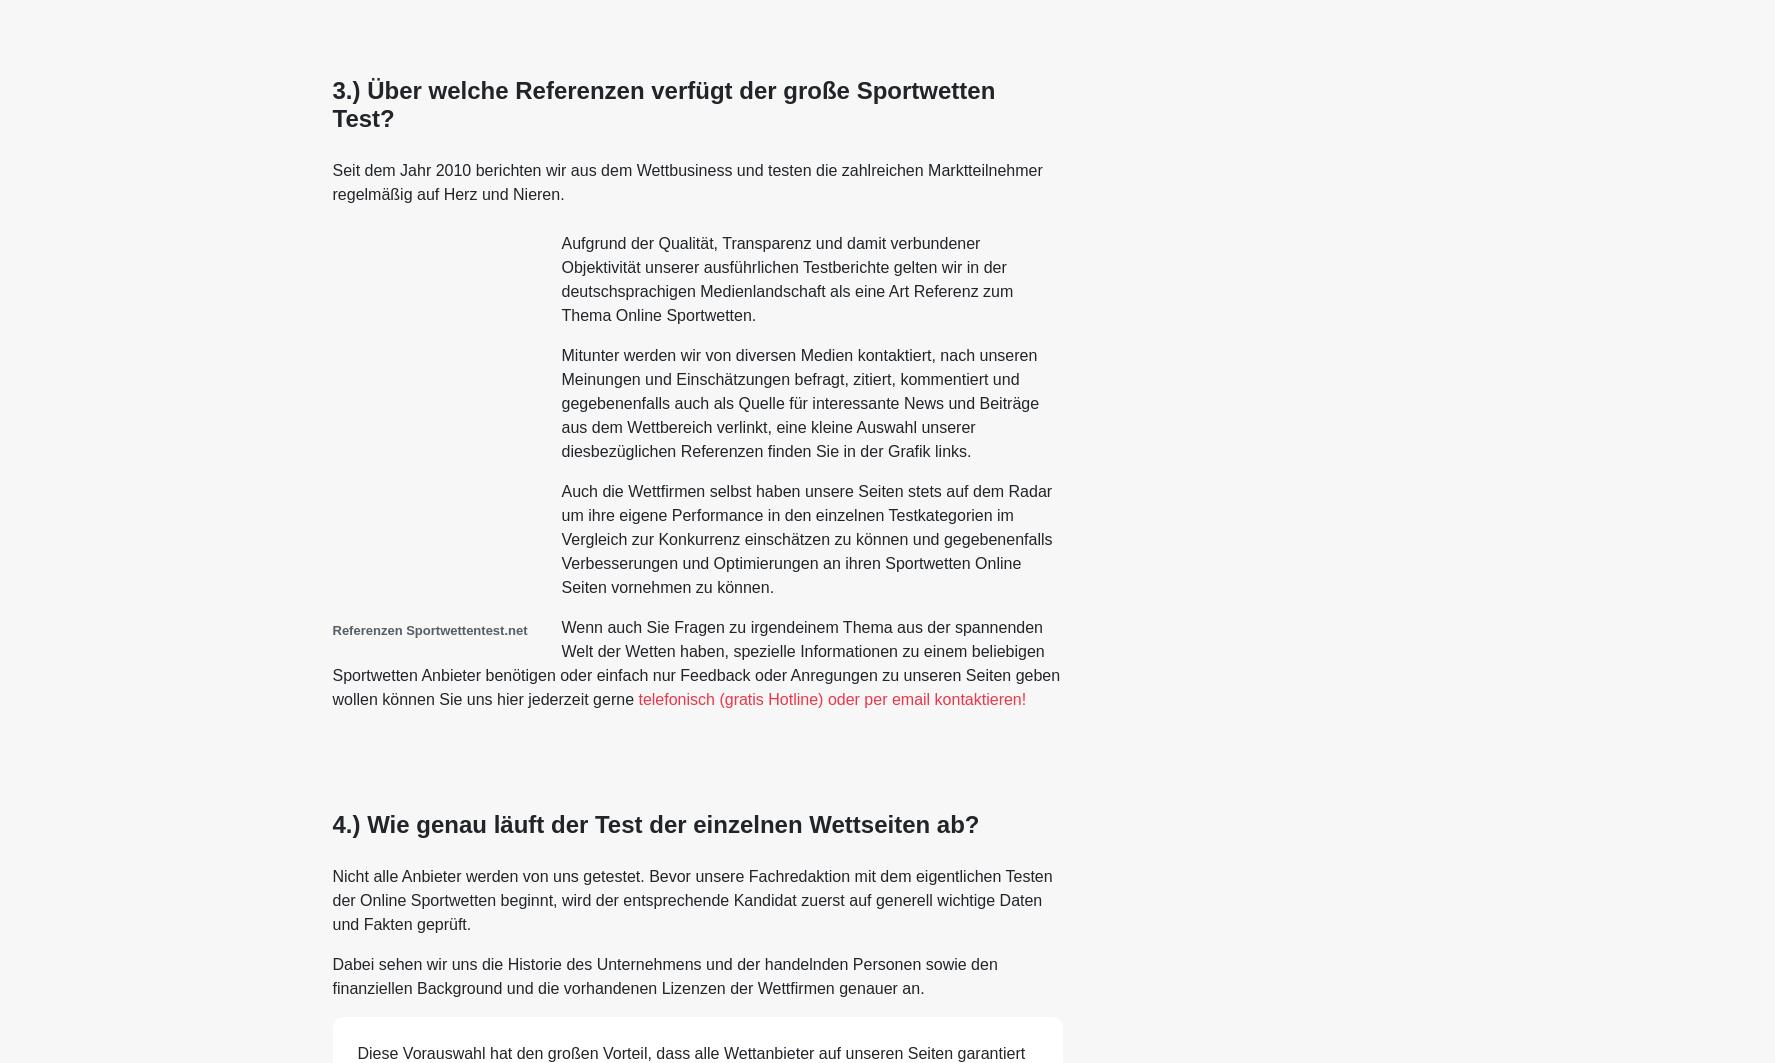  What do you see at coordinates (787, 279) in the screenshot?
I see `'Aufgrund der Qualität, Transparenz und damit verbundener Objektivität unserer ausführlichen Testberichte gelten wir in der deutschsprachigen Medienlandschaft als eine Art Referenz zum Thema Online Sportwetten.'` at bounding box center [787, 279].